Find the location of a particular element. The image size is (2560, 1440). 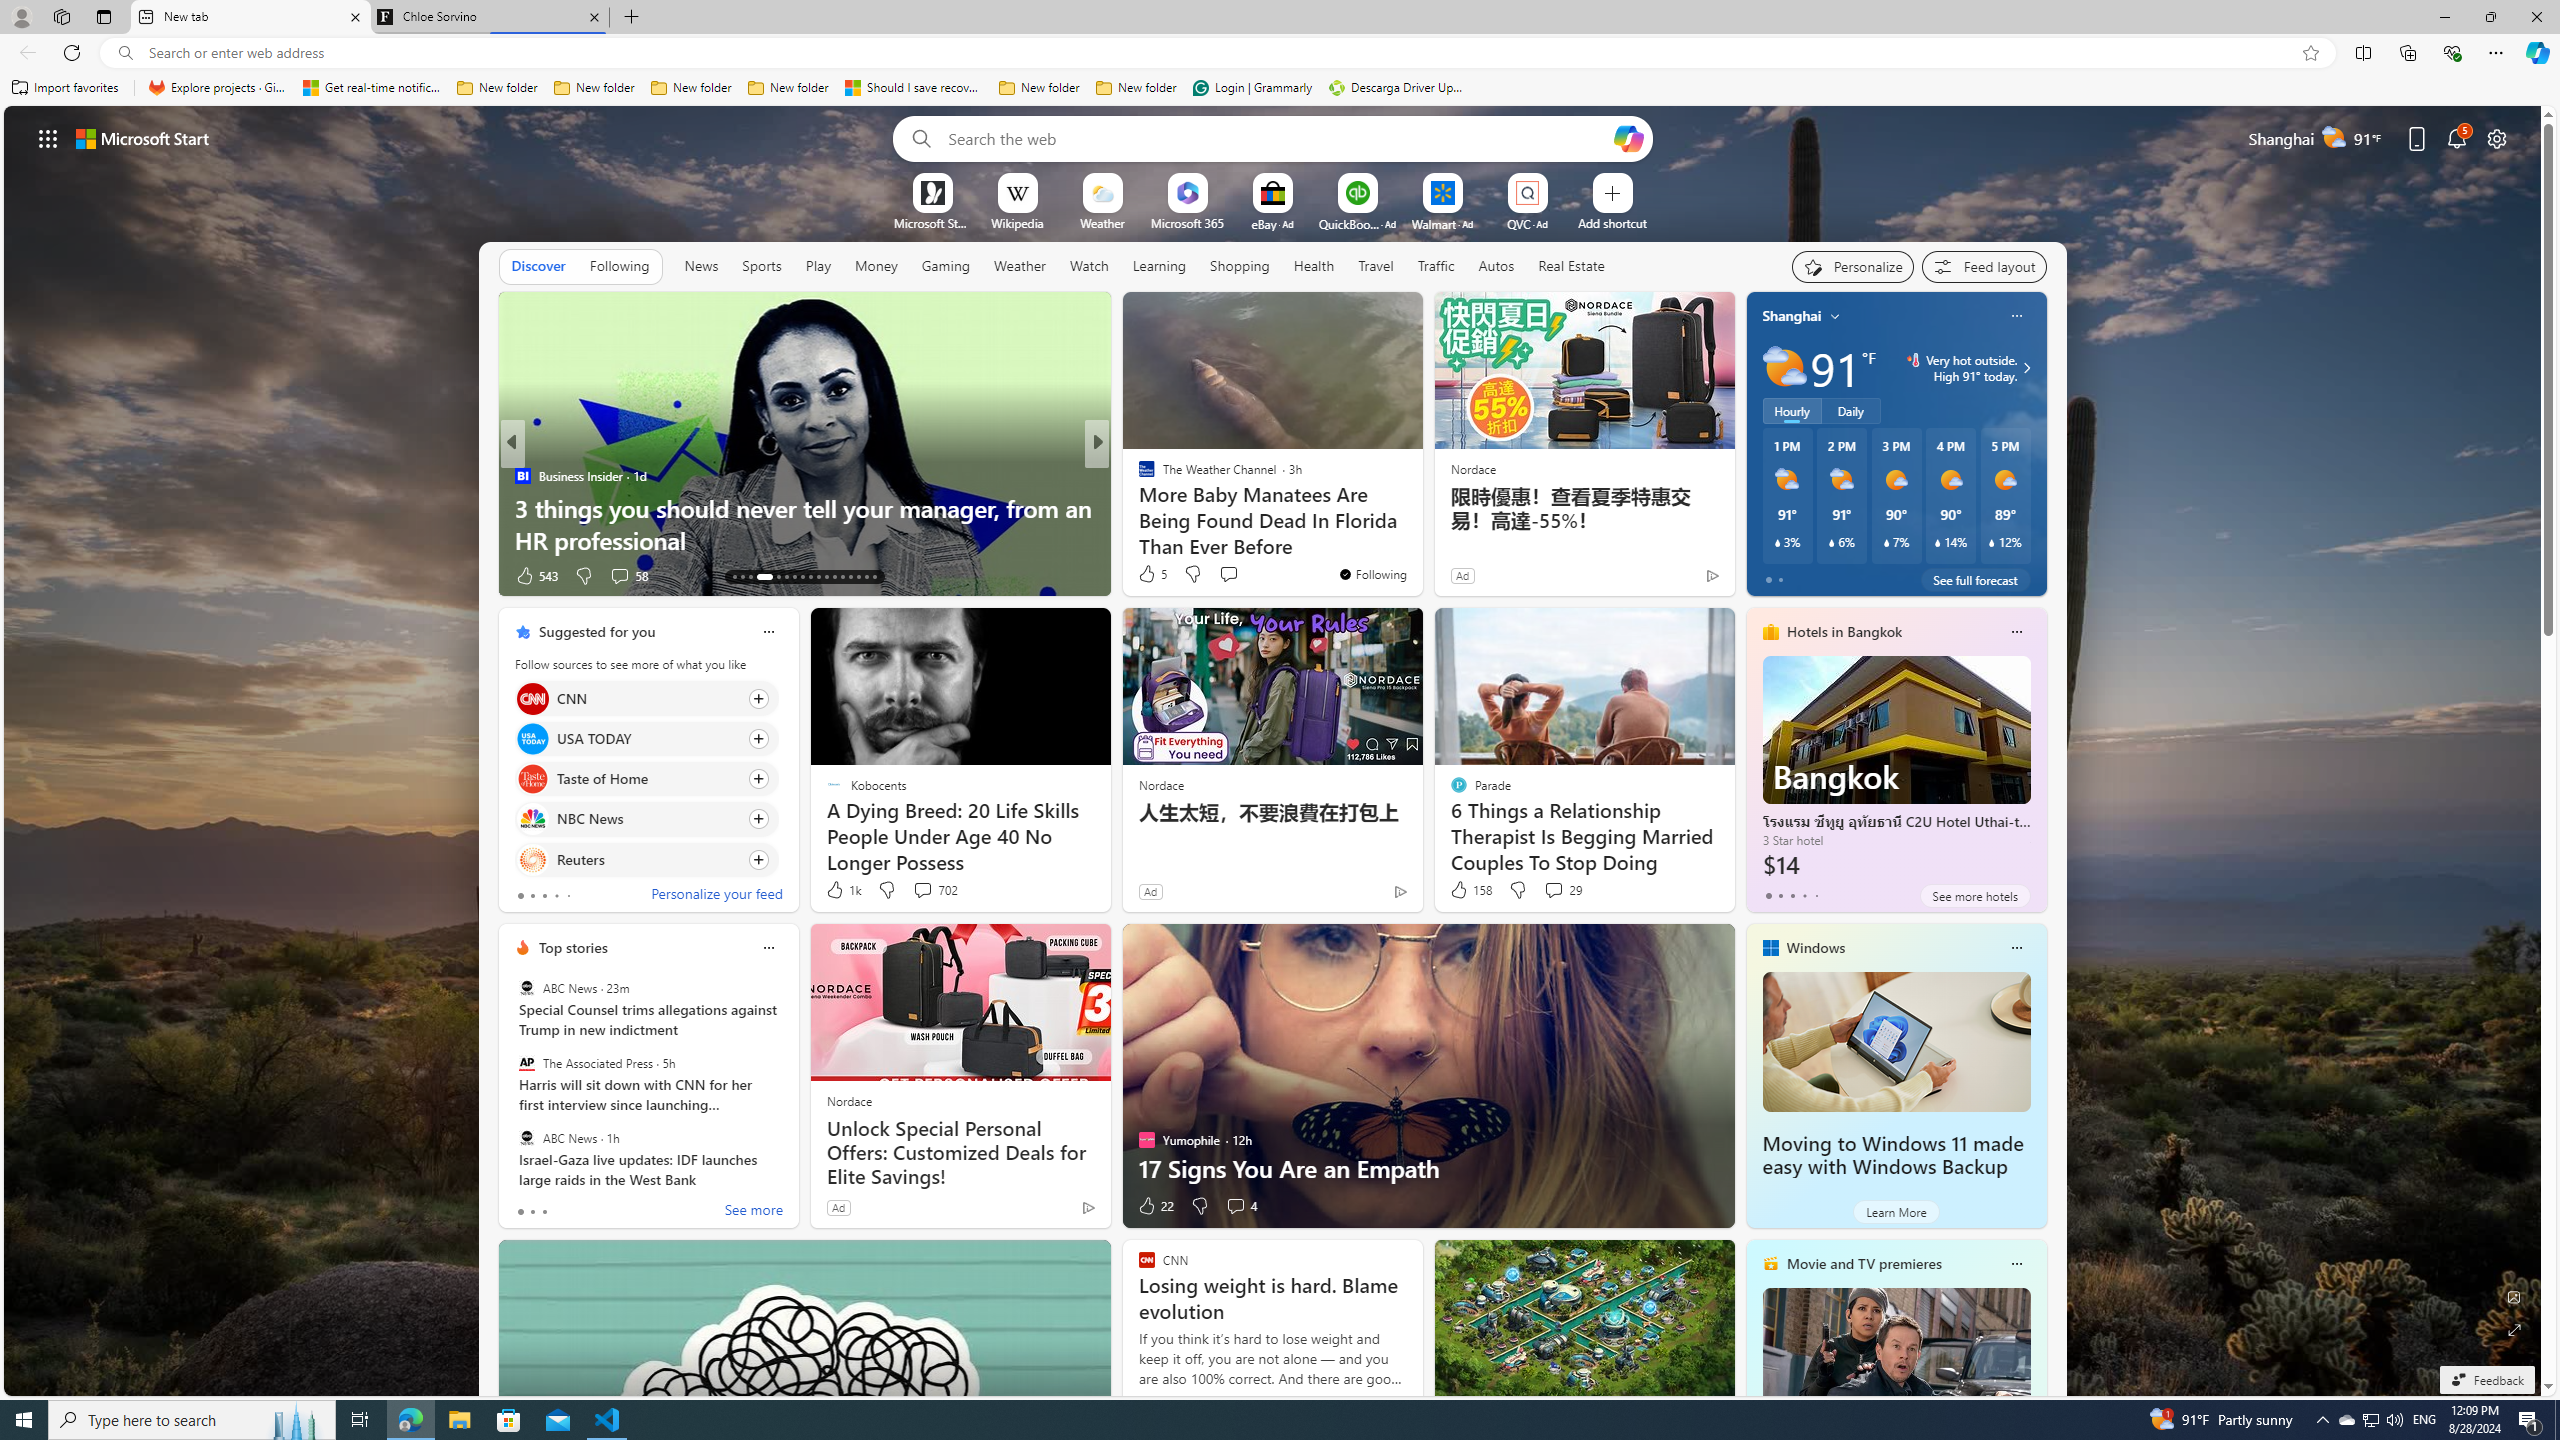

'Weather' is located at coordinates (1019, 265).